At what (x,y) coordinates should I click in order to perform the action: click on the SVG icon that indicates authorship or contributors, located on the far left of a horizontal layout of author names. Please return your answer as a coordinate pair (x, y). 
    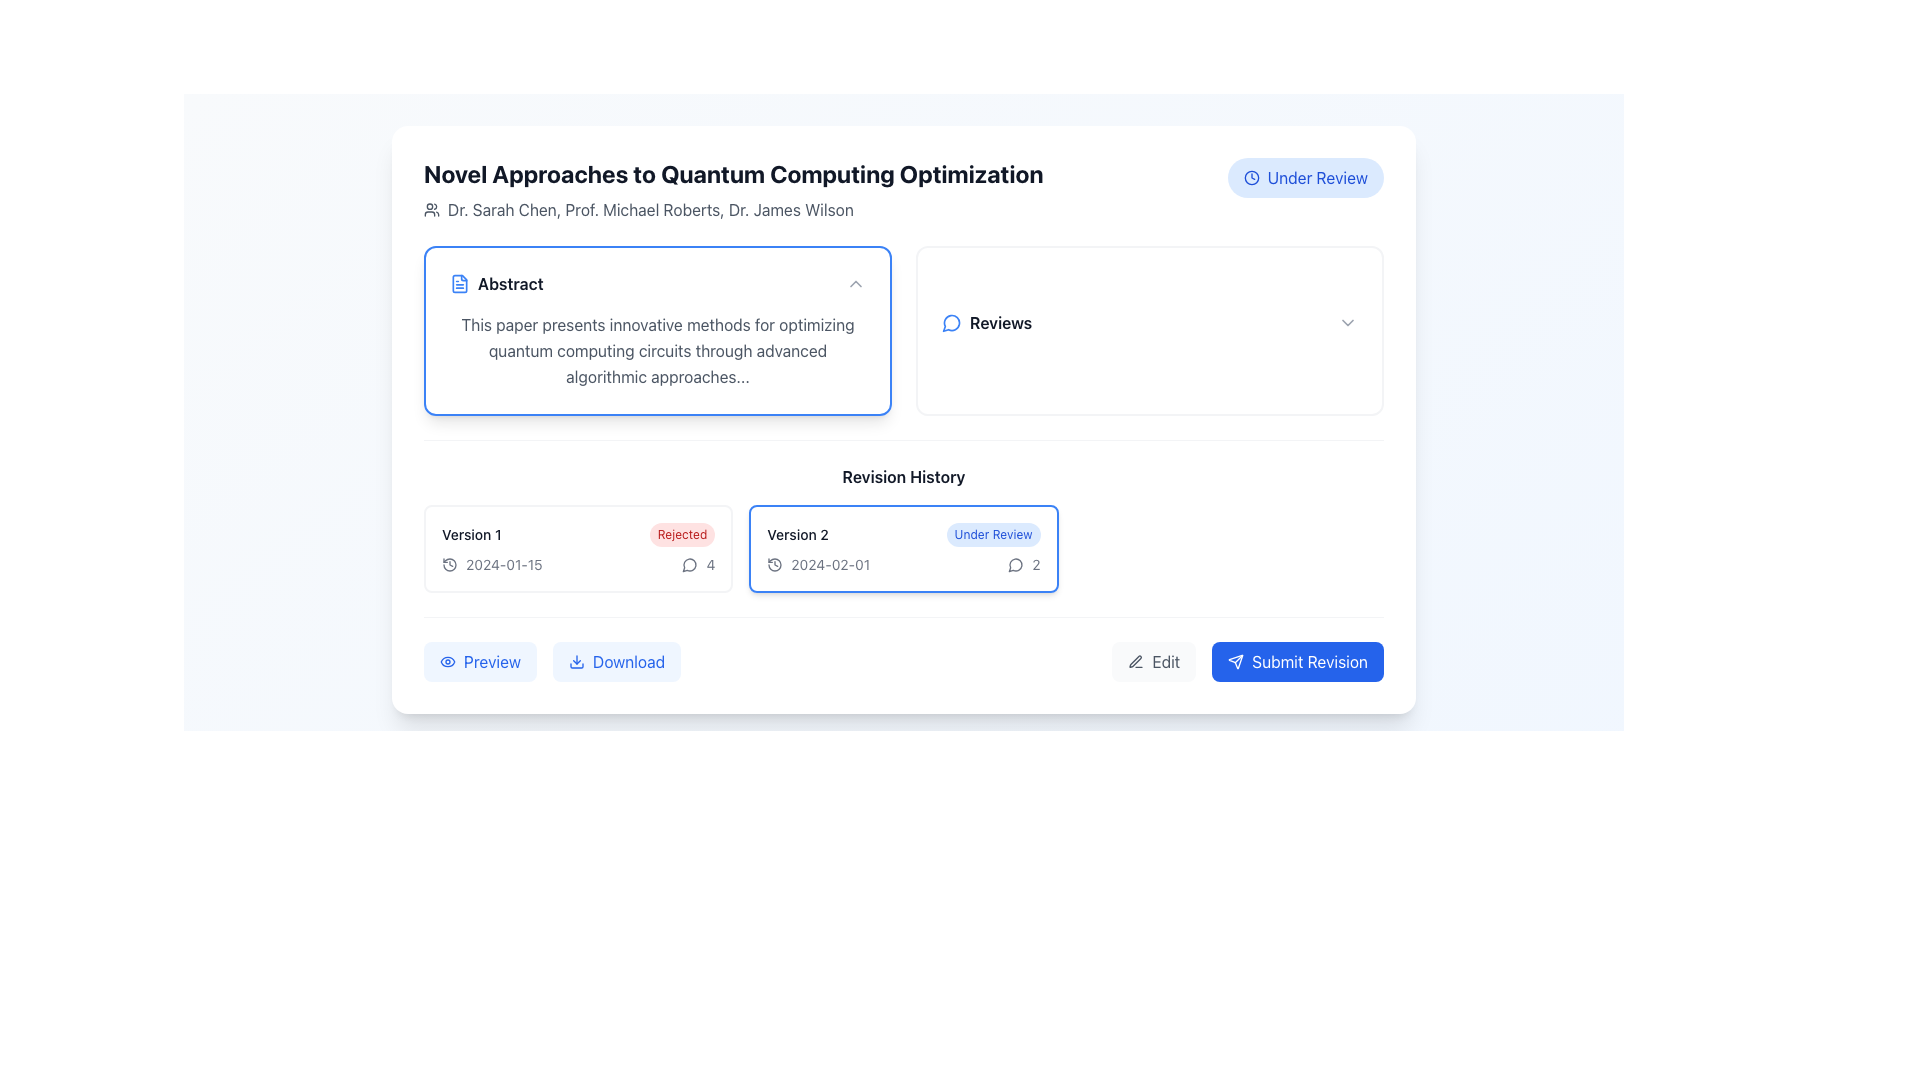
    Looking at the image, I should click on (431, 209).